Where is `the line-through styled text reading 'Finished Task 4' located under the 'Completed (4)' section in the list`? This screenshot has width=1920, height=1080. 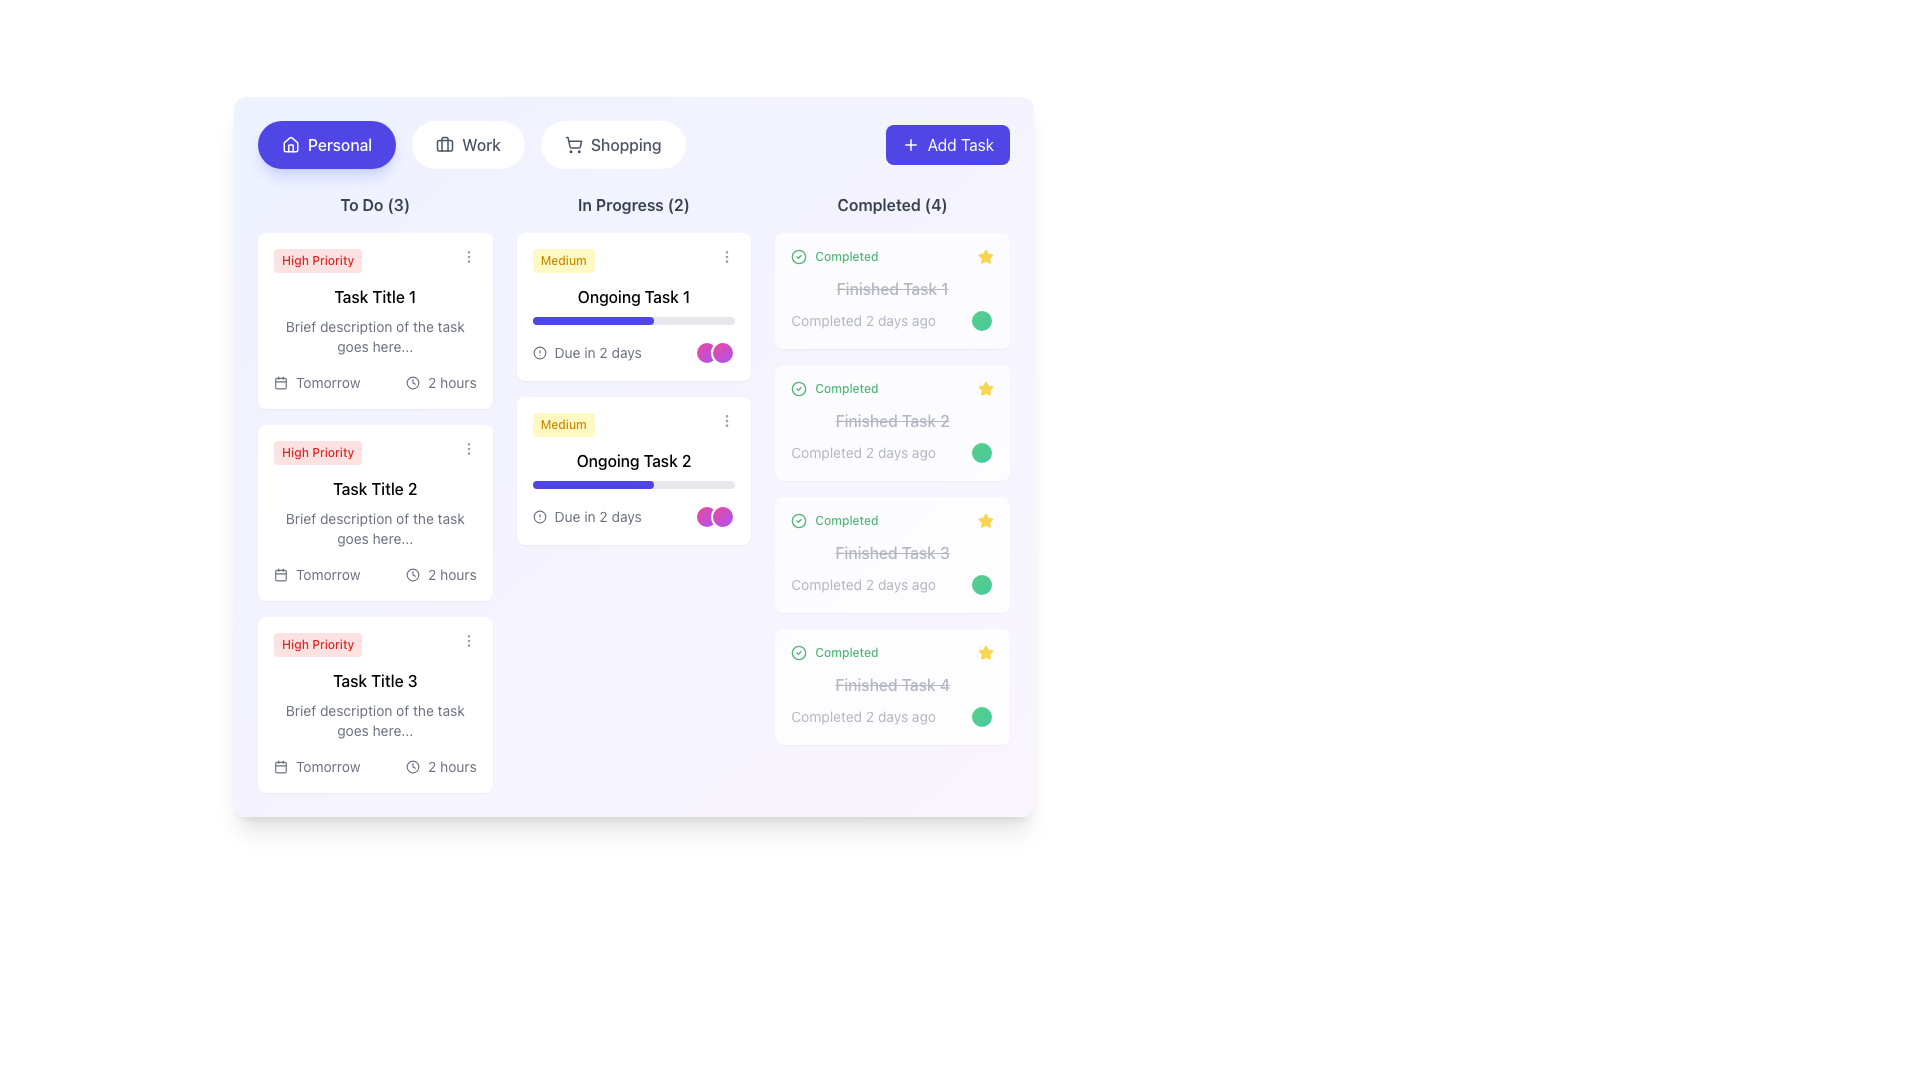 the line-through styled text reading 'Finished Task 4' located under the 'Completed (4)' section in the list is located at coordinates (891, 684).